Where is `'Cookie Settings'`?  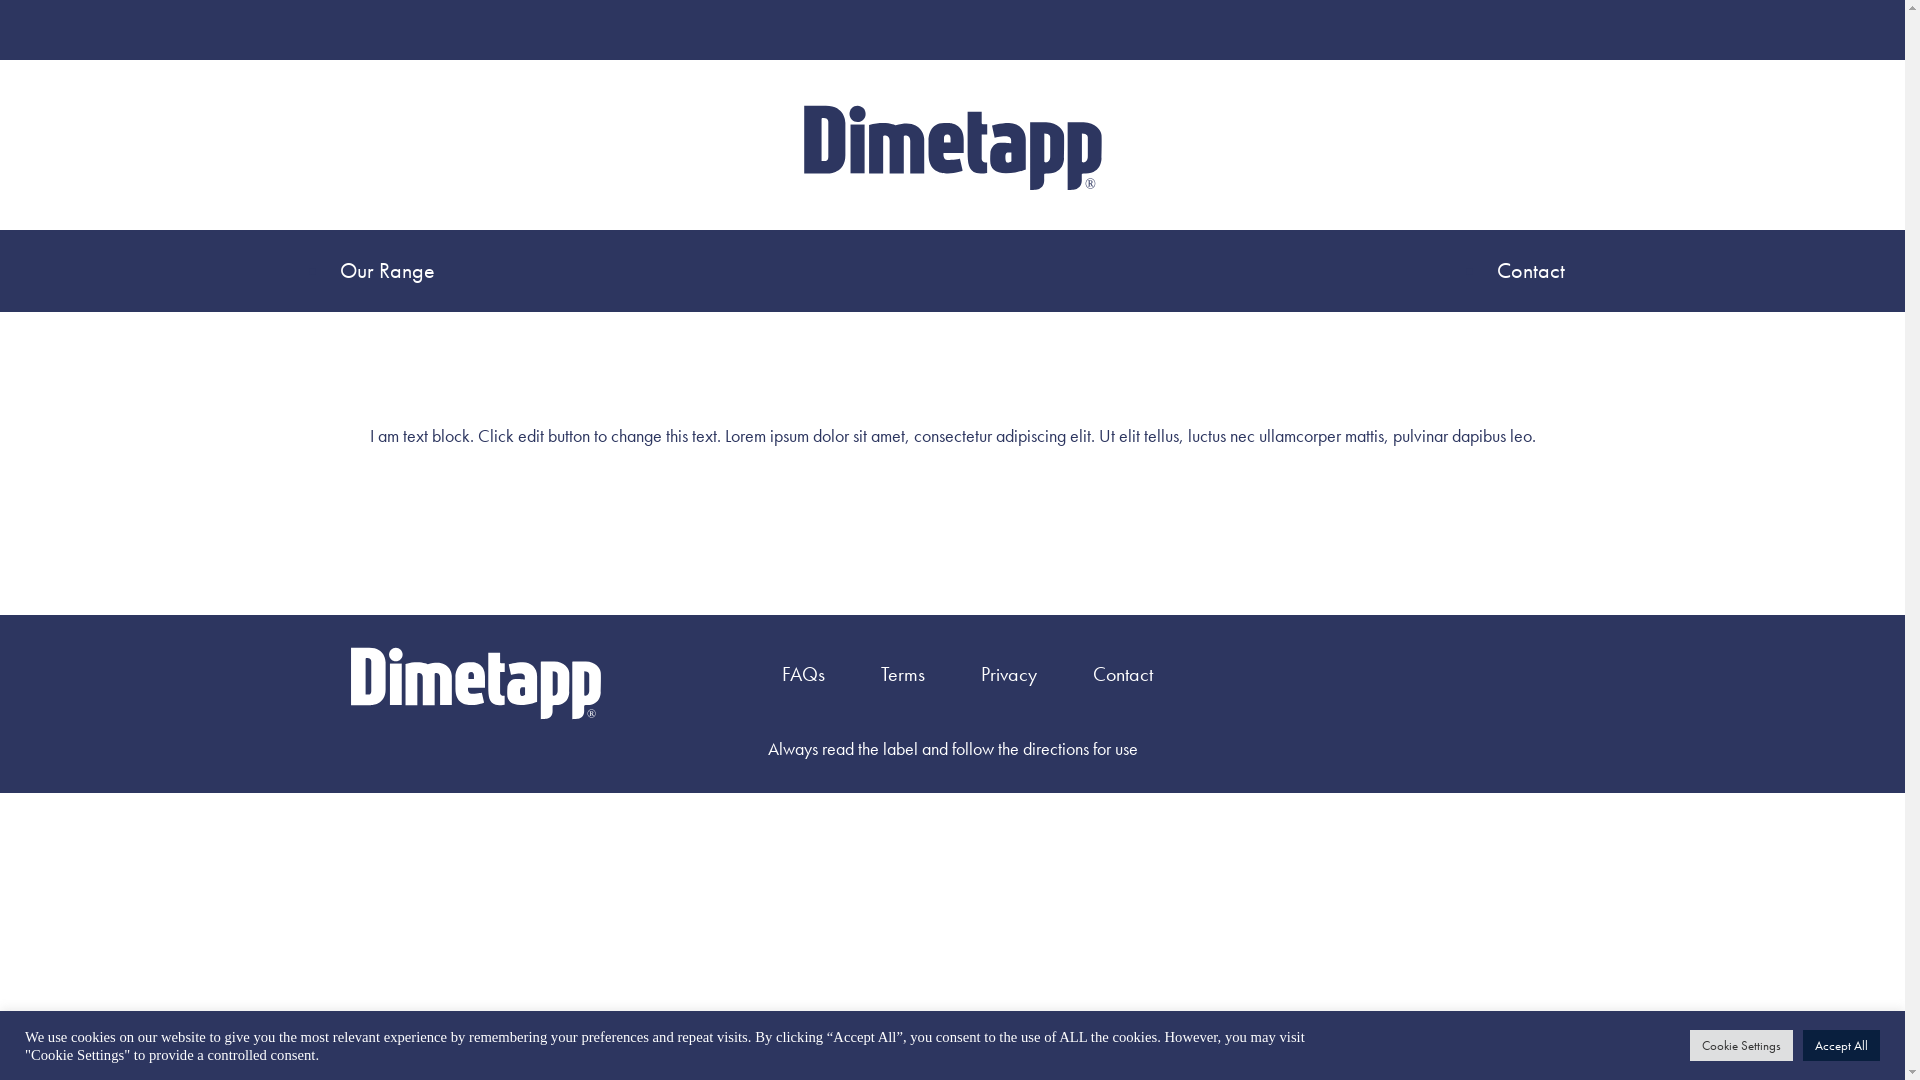 'Cookie Settings' is located at coordinates (1740, 1044).